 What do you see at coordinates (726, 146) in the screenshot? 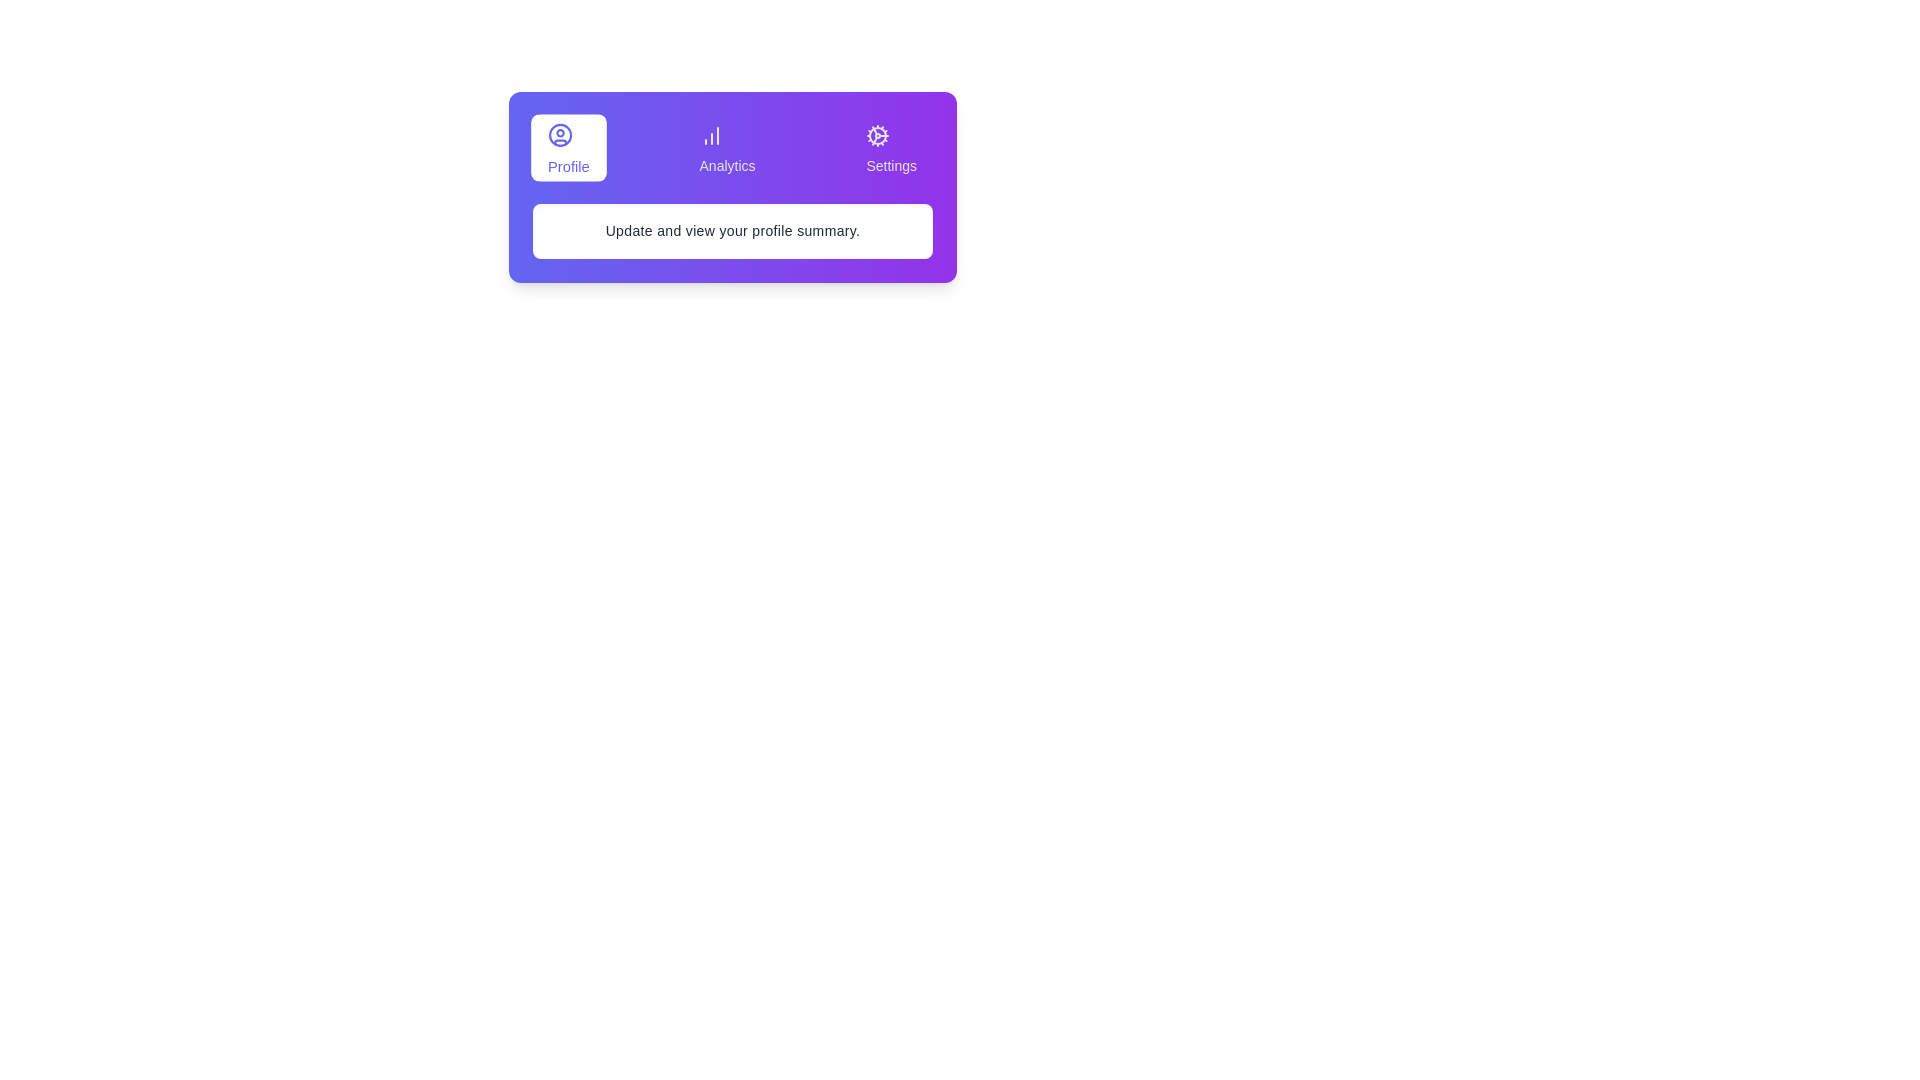
I see `the Analytics tab to trigger hover effects` at bounding box center [726, 146].